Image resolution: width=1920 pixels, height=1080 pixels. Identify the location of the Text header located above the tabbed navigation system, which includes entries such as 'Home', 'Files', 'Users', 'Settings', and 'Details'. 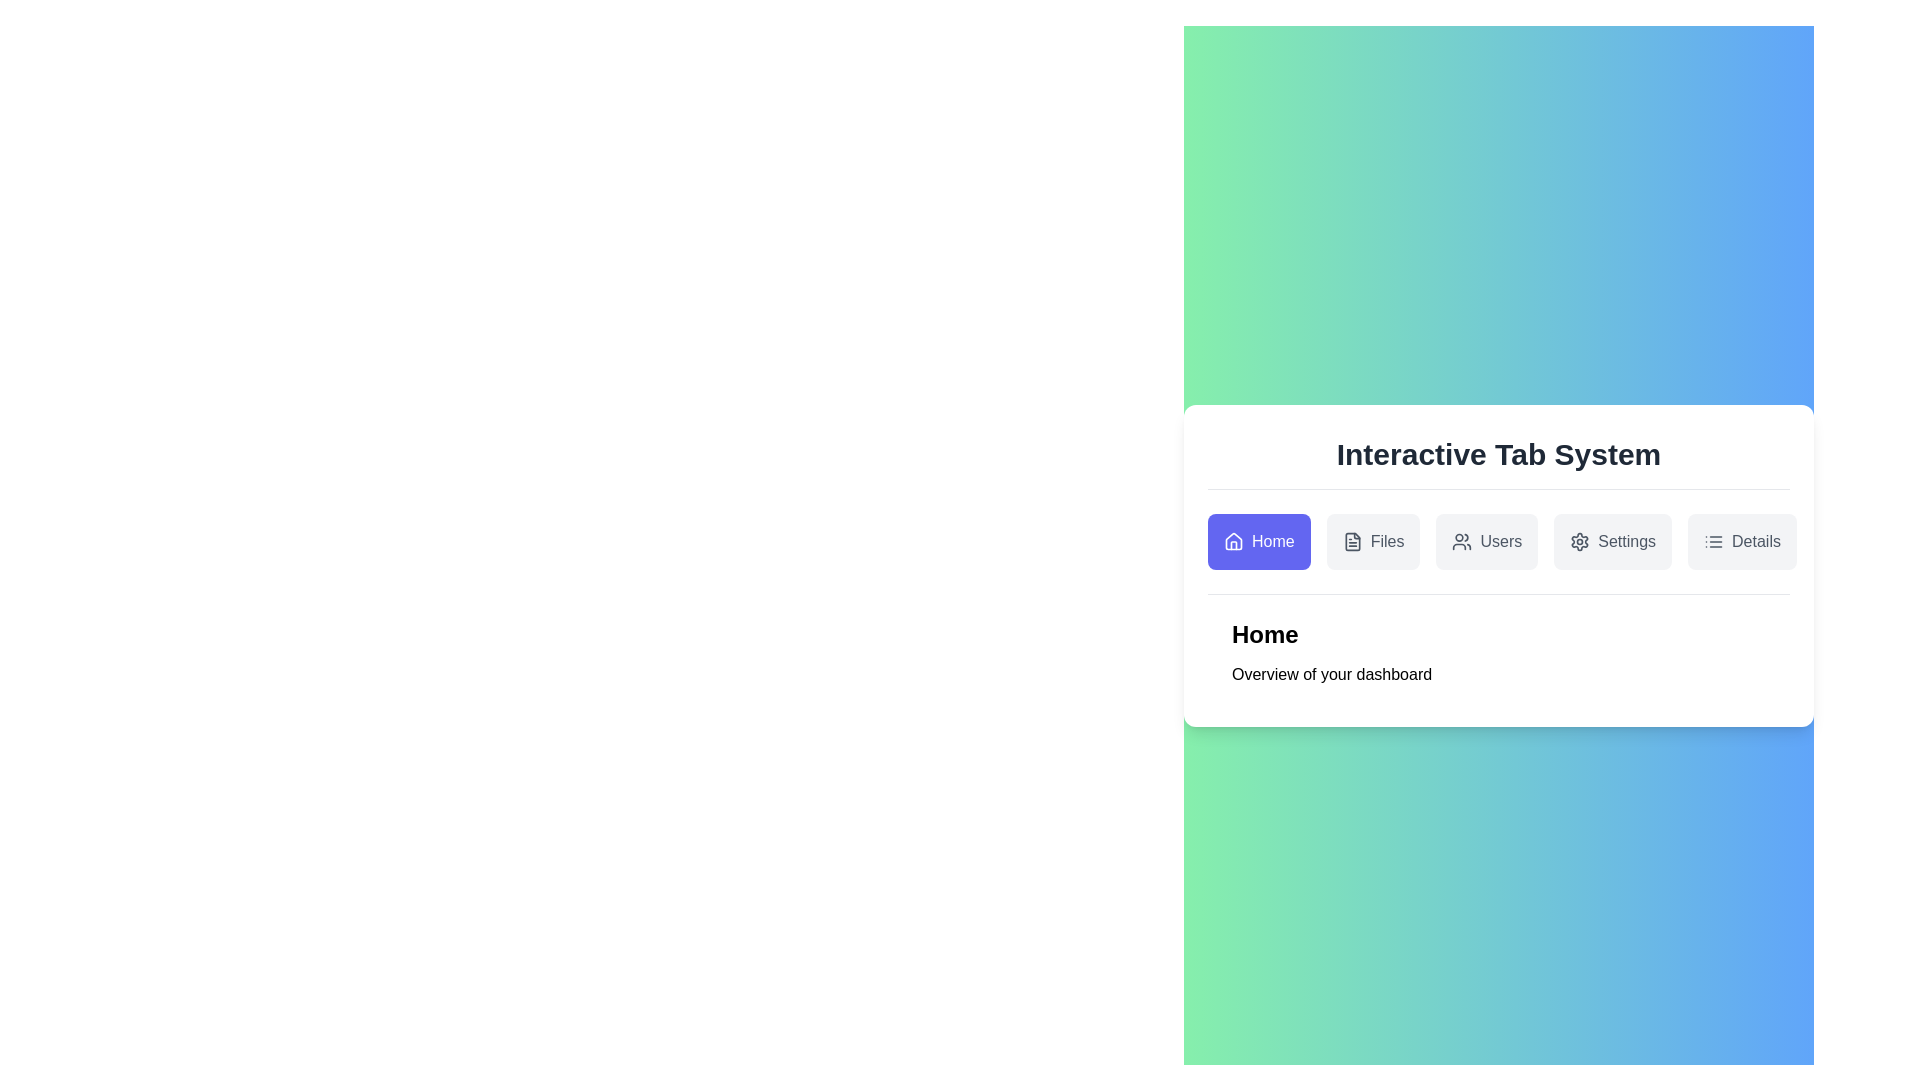
(1498, 455).